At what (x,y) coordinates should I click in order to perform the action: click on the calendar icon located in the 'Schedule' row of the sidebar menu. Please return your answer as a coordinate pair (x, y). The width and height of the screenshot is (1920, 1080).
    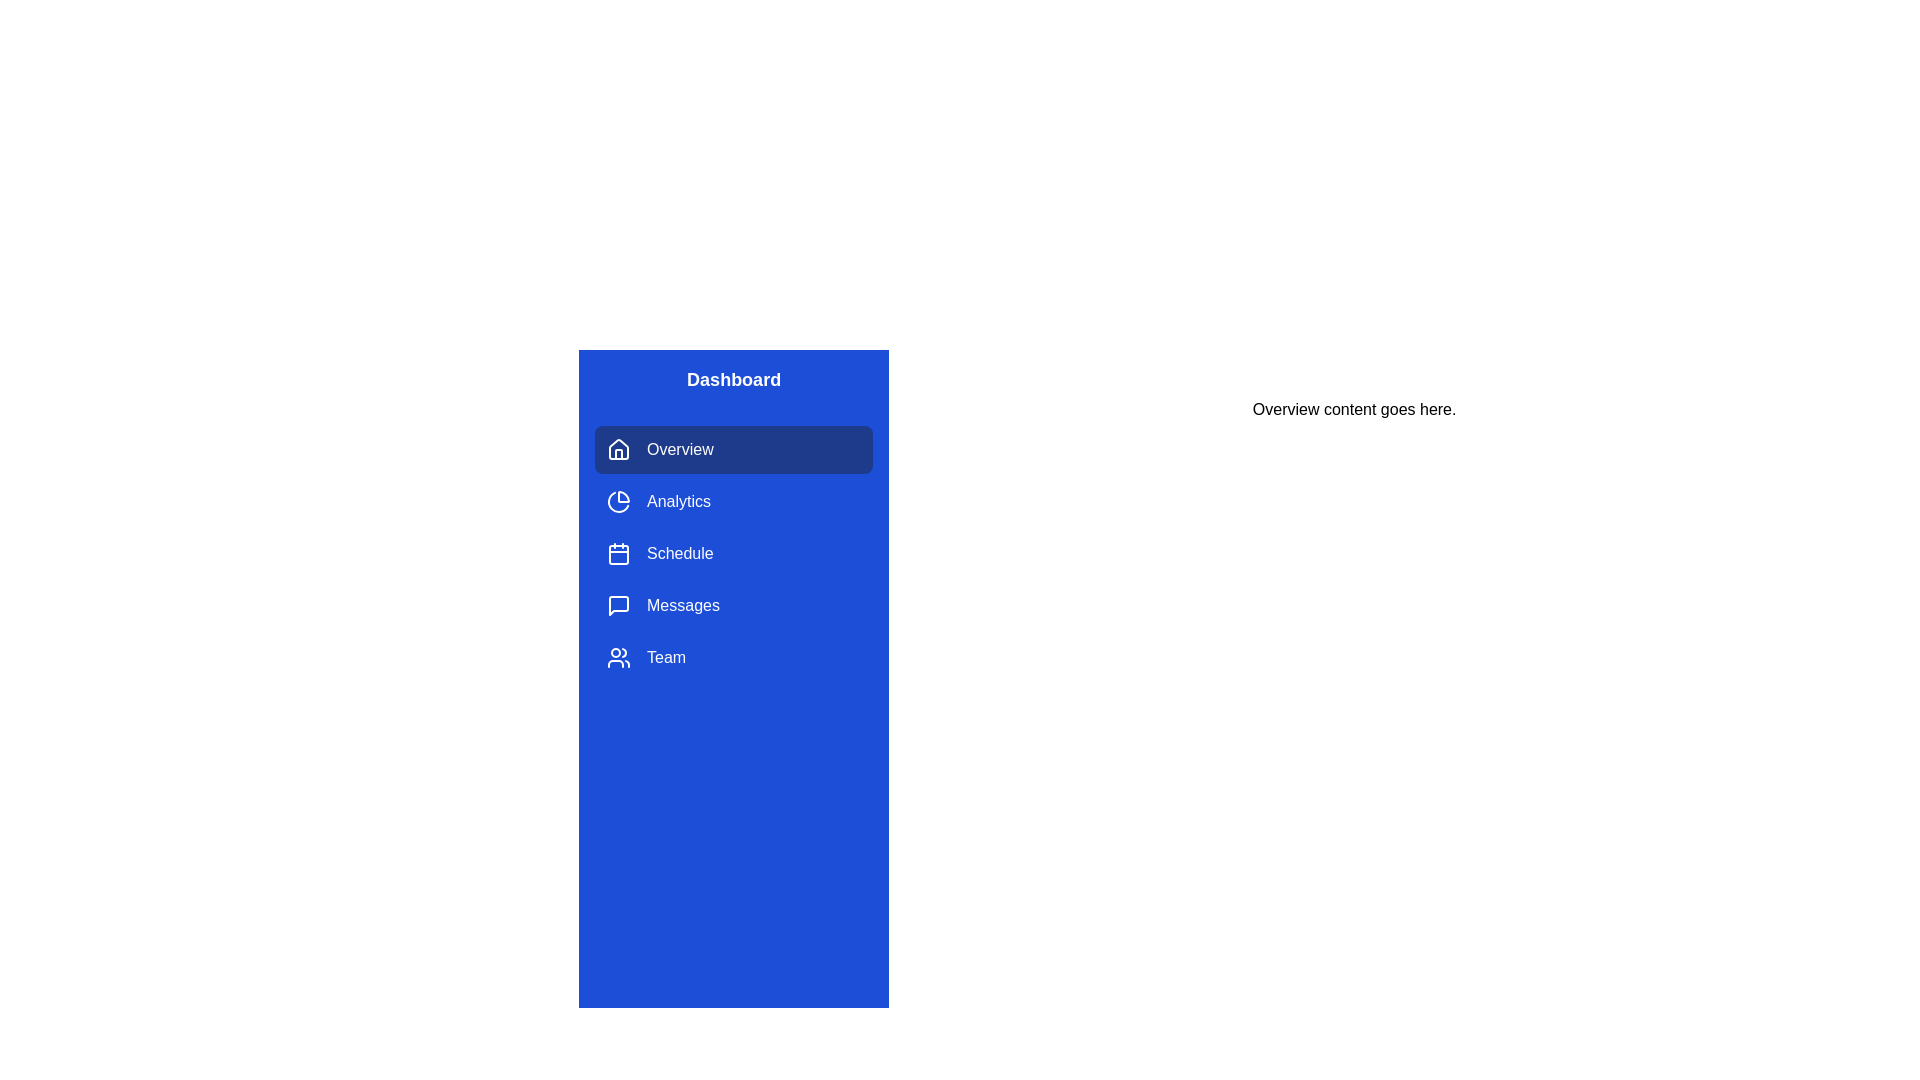
    Looking at the image, I should click on (618, 554).